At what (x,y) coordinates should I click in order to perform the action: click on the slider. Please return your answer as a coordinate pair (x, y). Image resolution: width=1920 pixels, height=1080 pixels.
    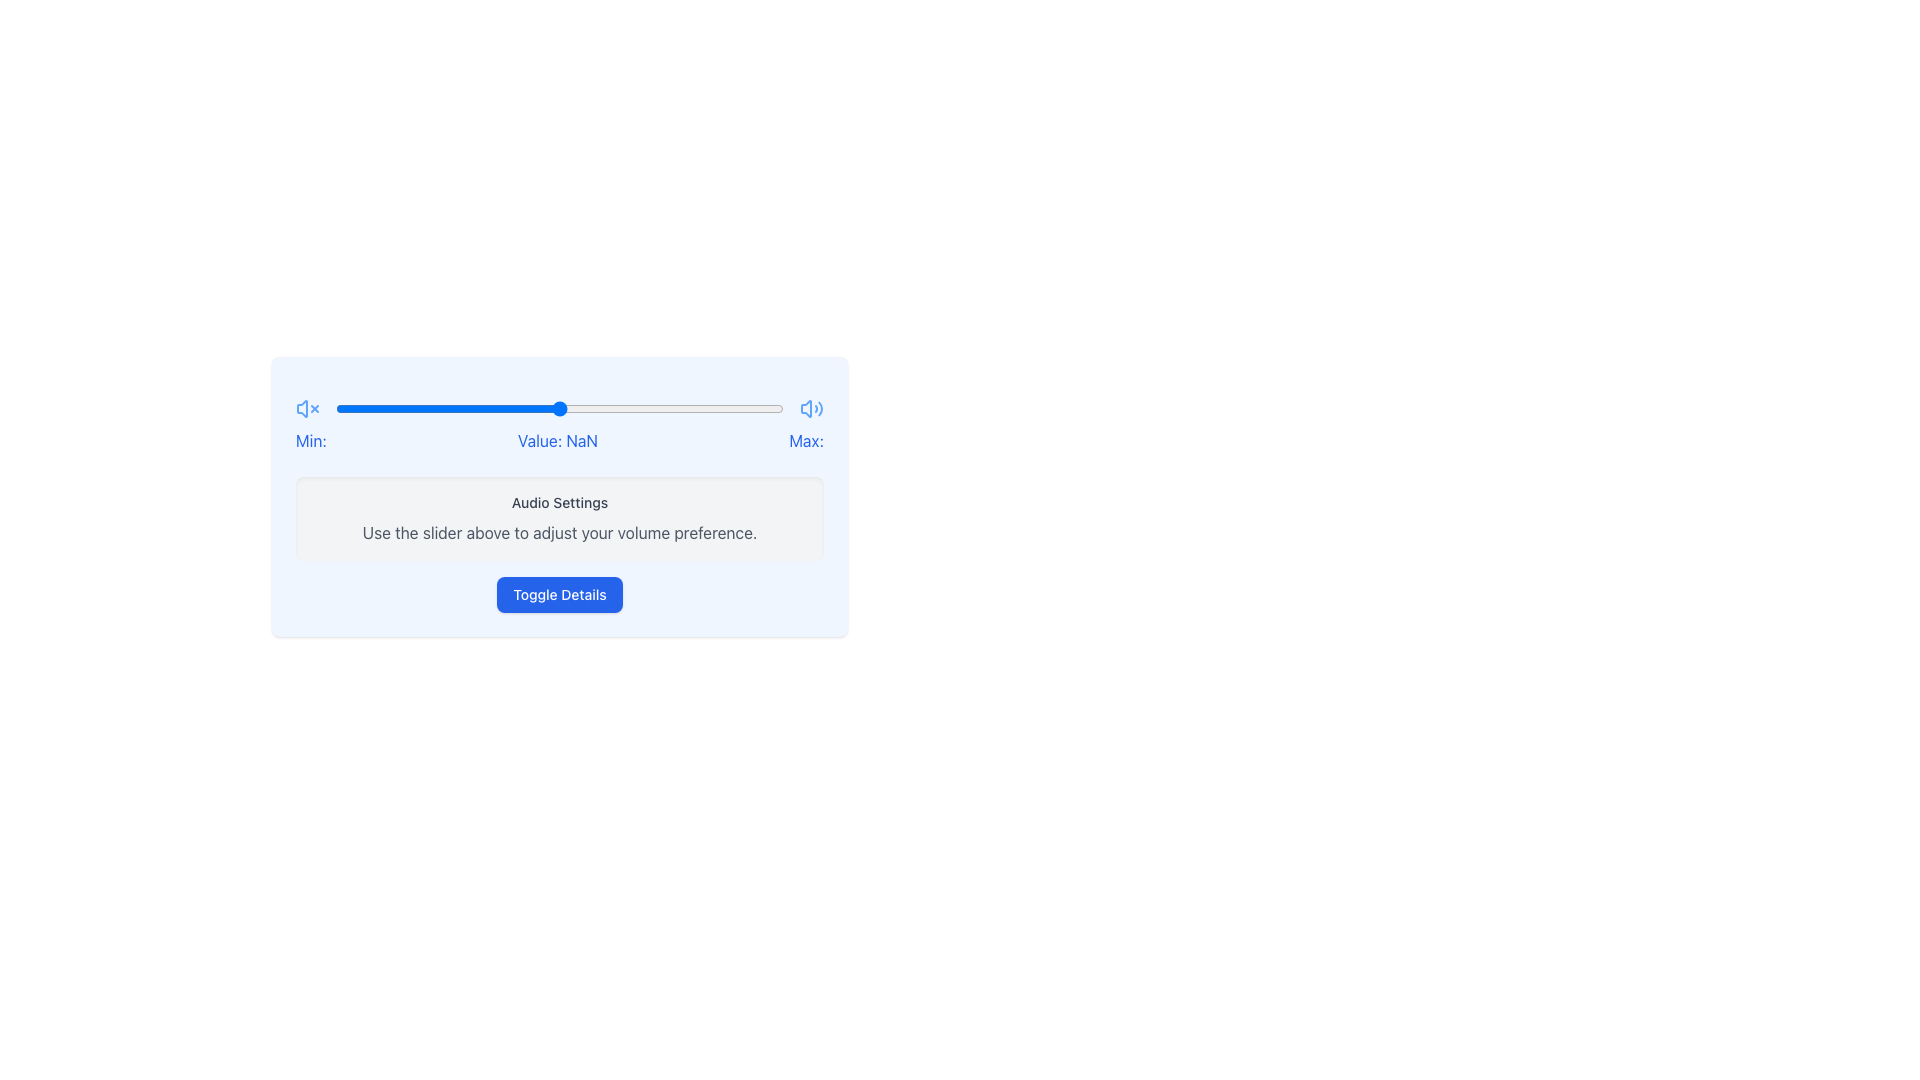
    Looking at the image, I should click on (433, 407).